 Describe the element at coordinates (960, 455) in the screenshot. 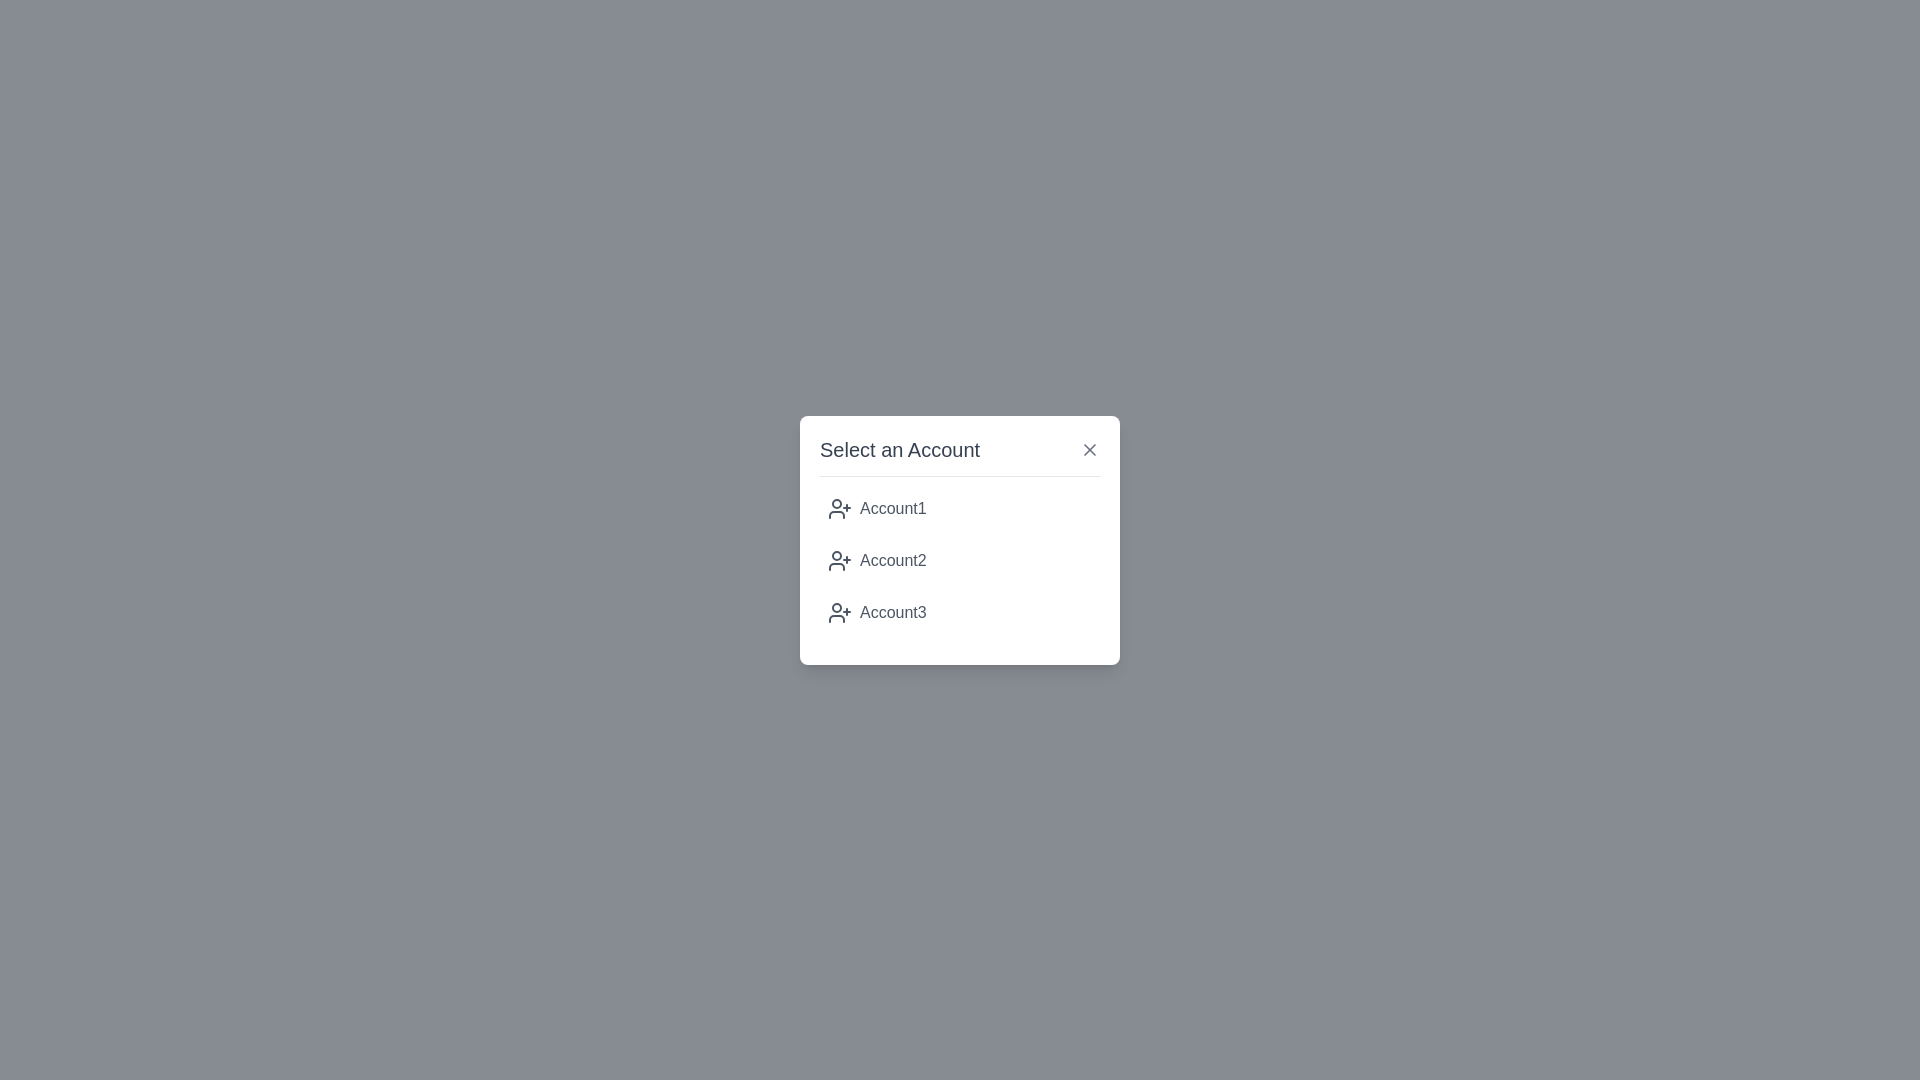

I see `the text 'Select an Account'` at that location.